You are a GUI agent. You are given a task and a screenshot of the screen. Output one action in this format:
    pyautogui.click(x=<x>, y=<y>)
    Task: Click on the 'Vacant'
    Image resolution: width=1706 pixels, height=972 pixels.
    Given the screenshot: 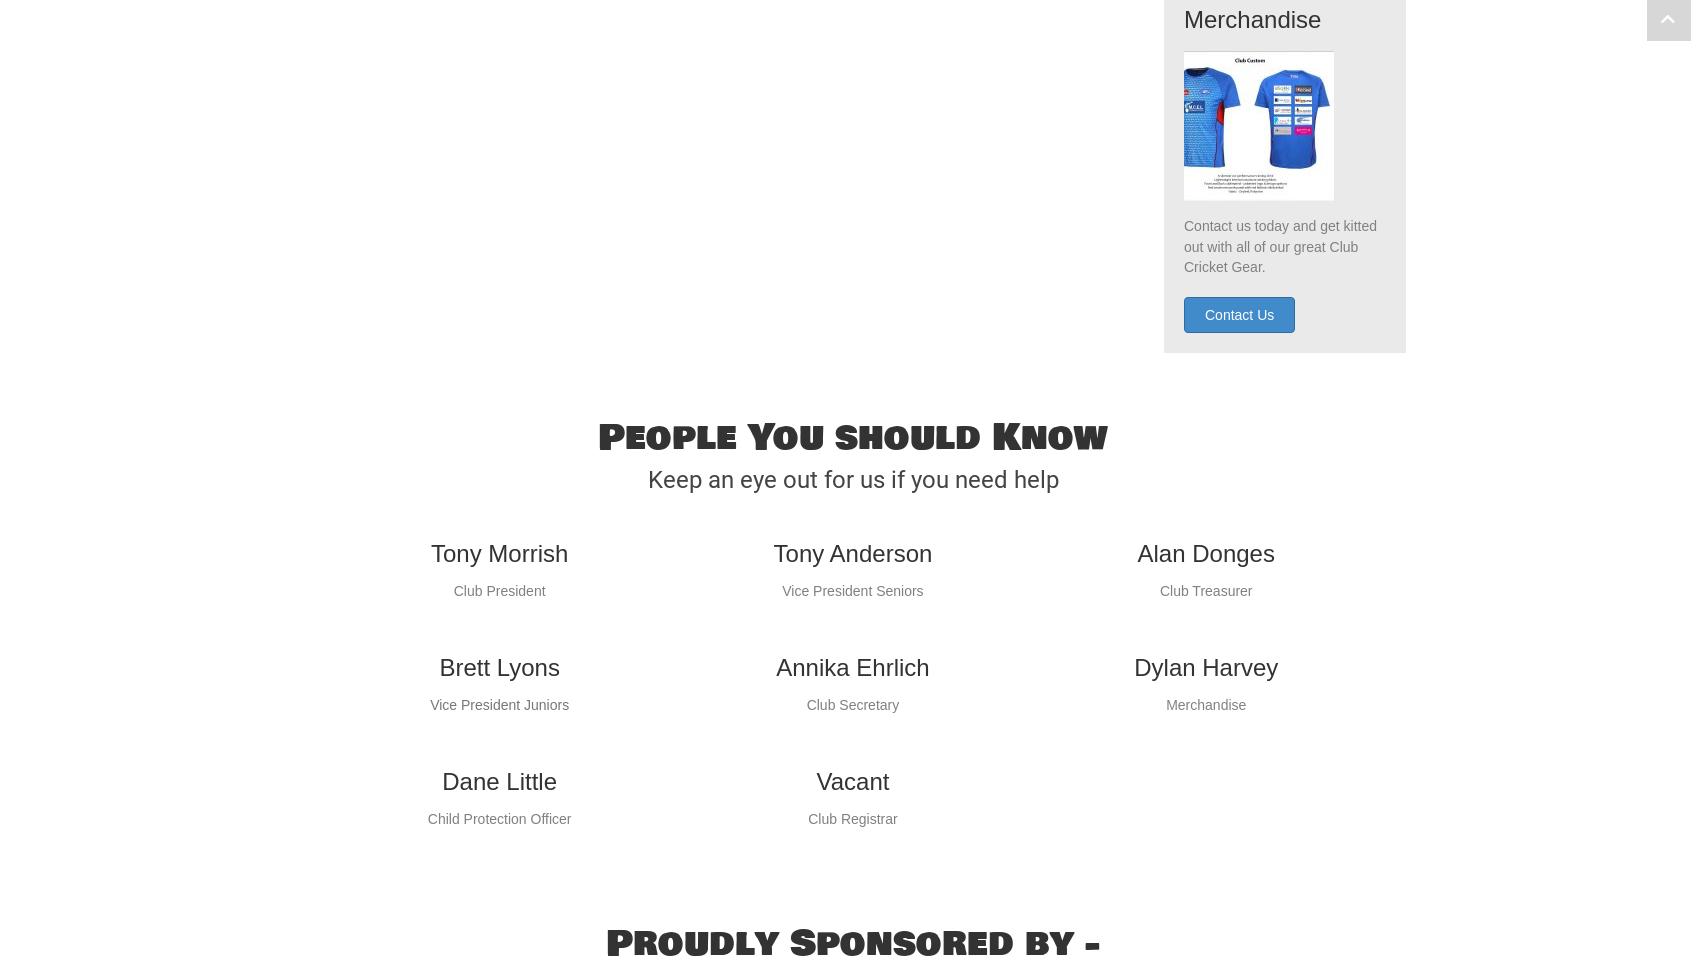 What is the action you would take?
    pyautogui.click(x=814, y=821)
    